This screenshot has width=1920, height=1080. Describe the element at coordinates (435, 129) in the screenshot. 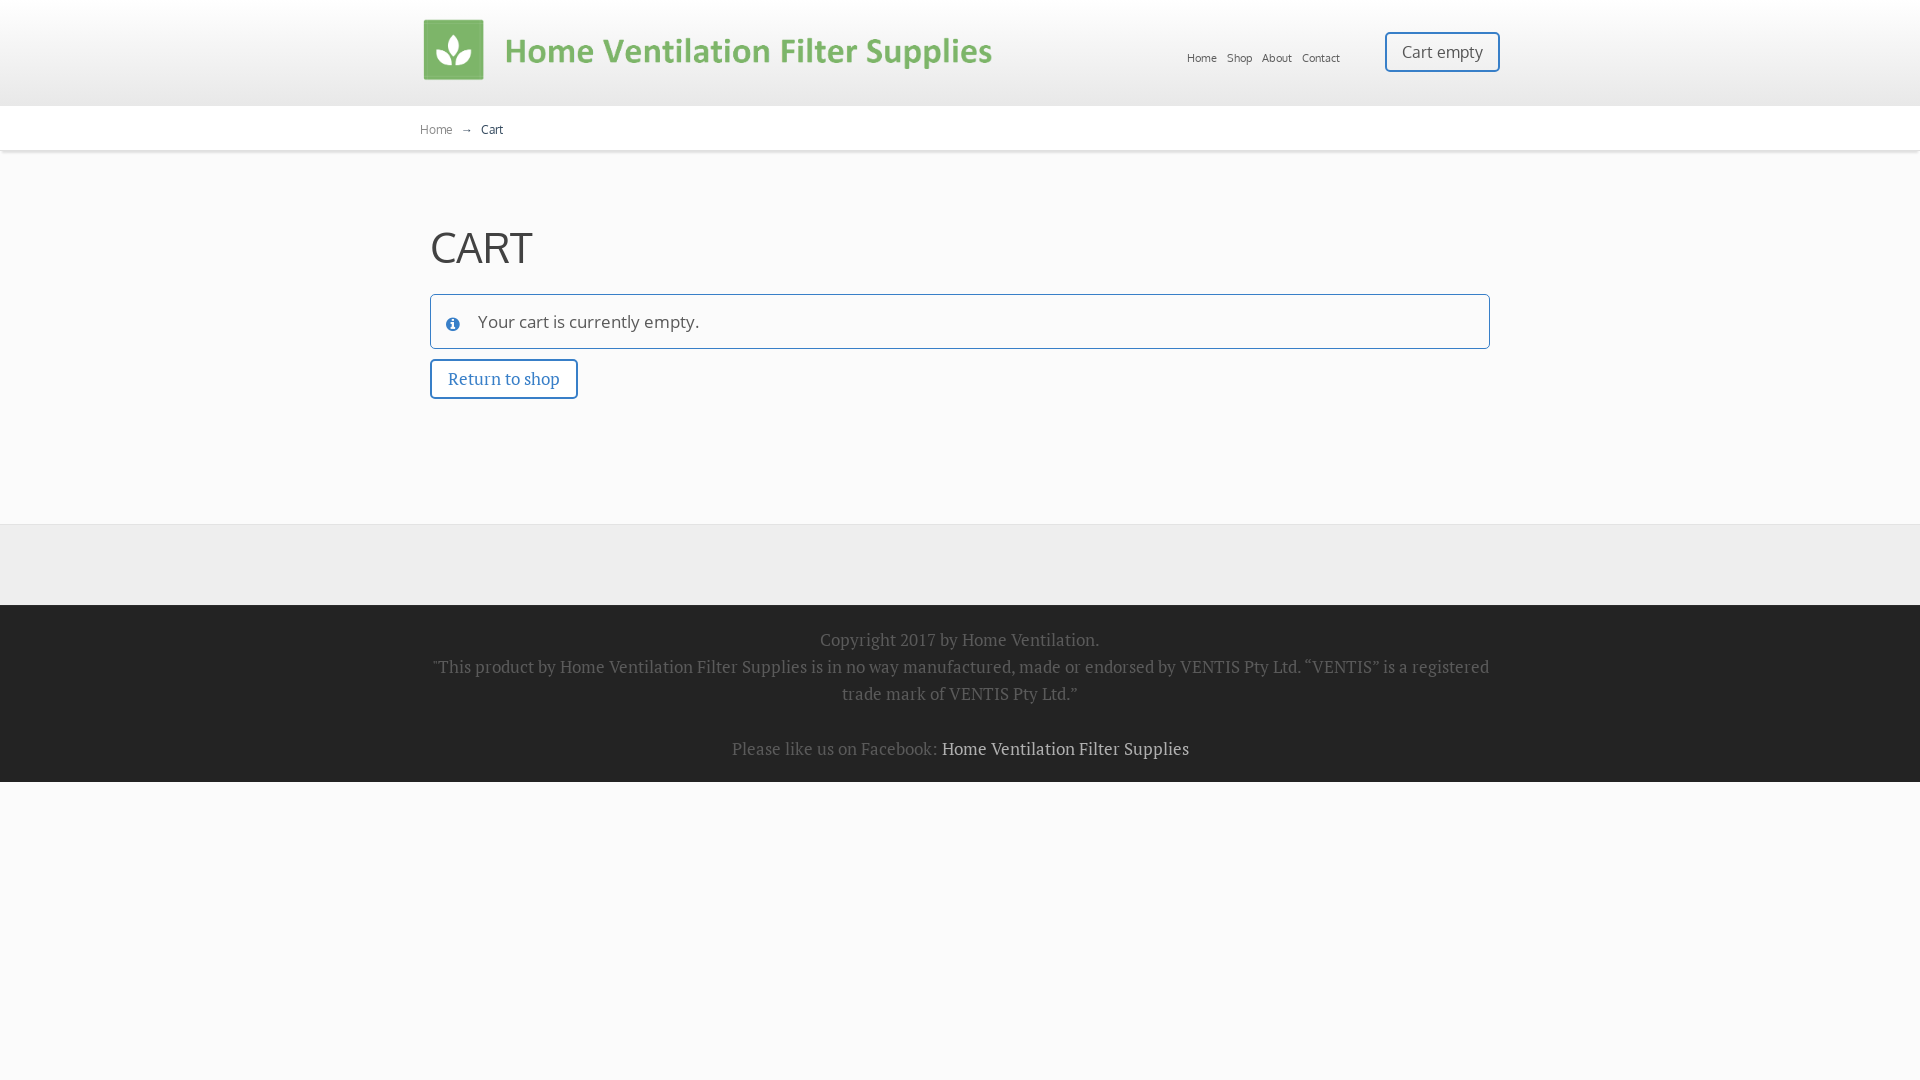

I see `'Home'` at that location.